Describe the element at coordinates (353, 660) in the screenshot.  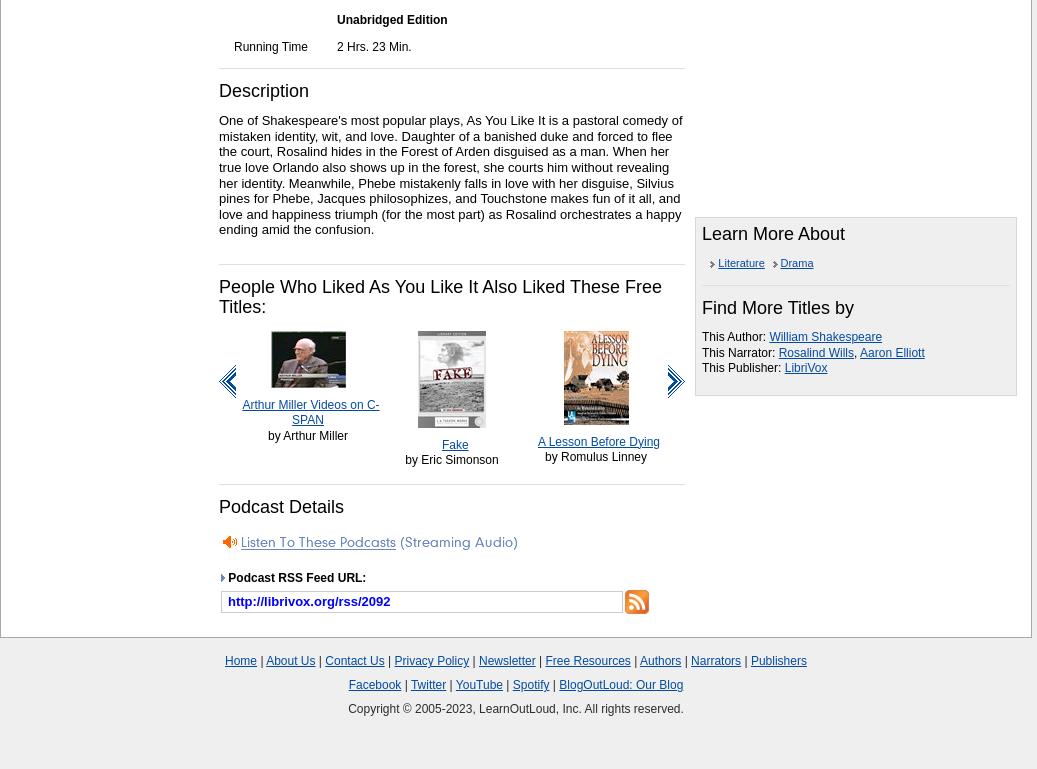
I see `'Contact Us'` at that location.